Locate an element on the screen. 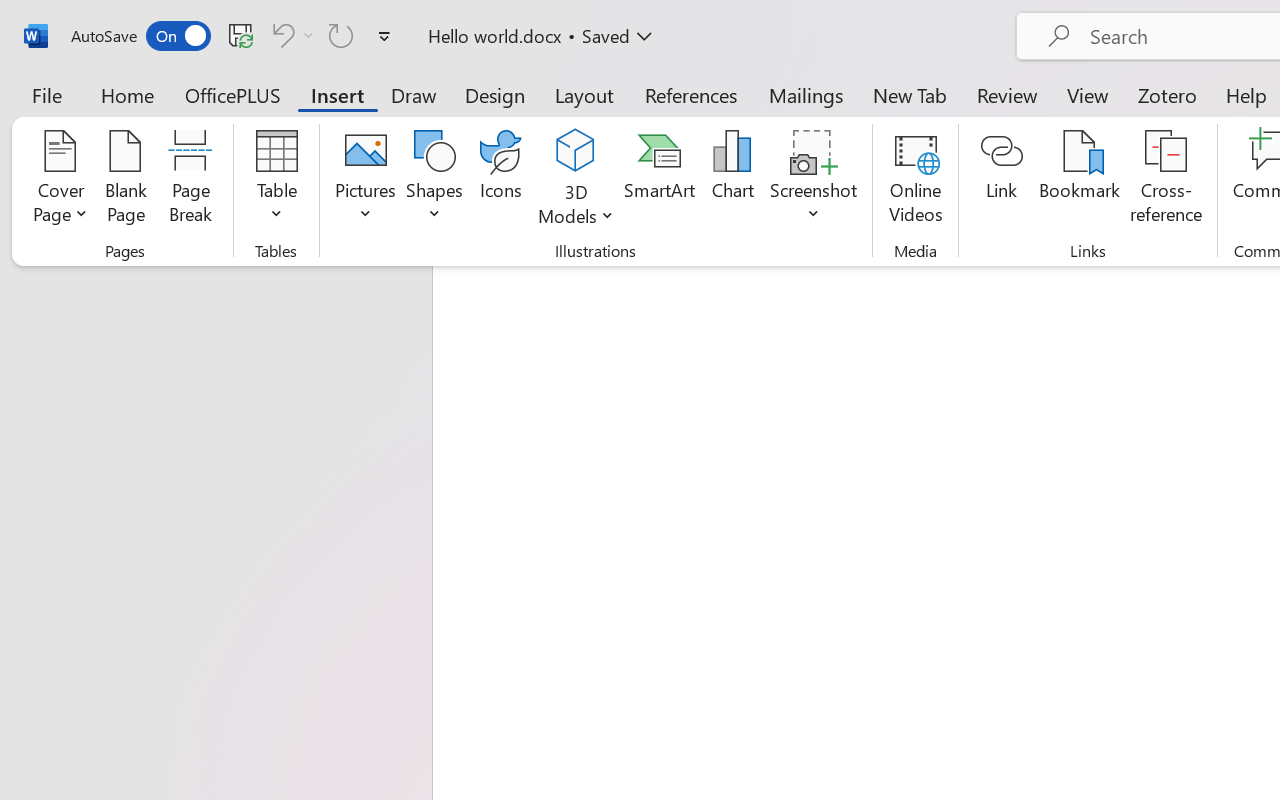  'New Tab' is located at coordinates (909, 94).